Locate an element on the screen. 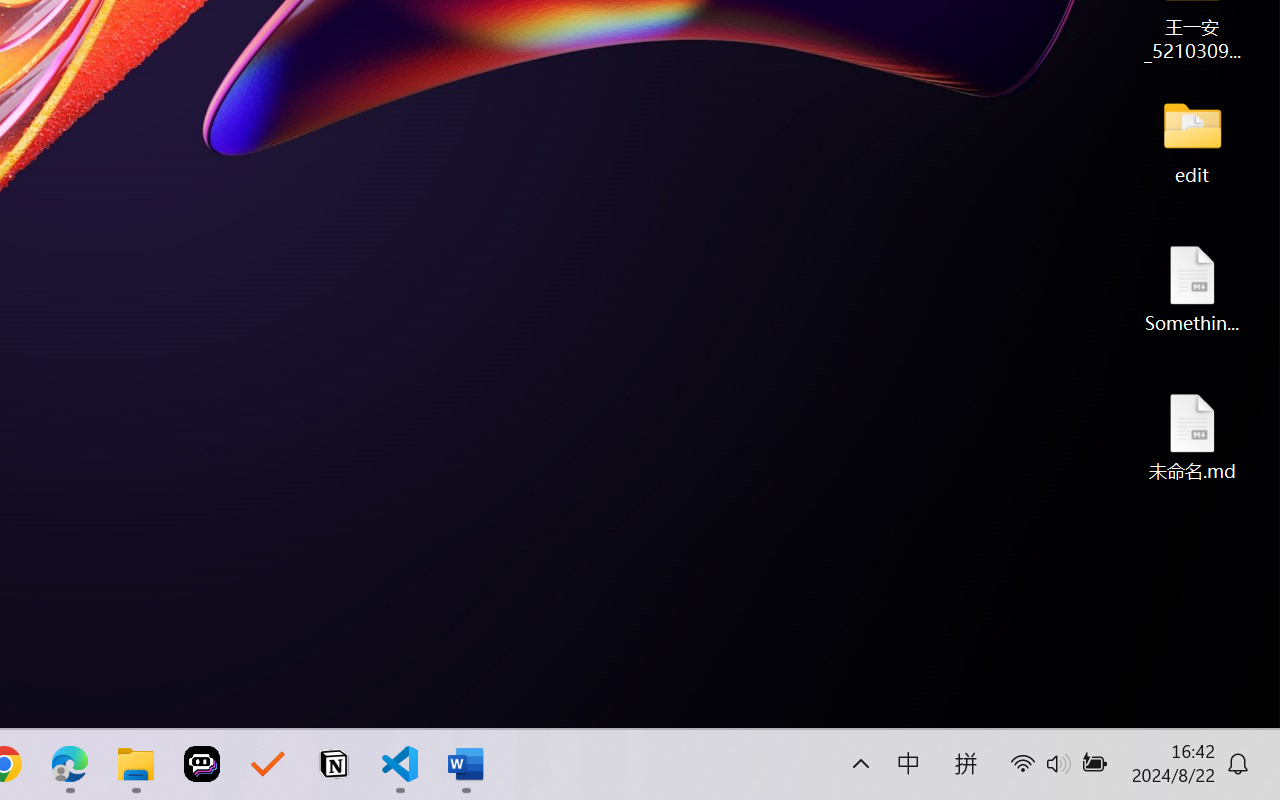 This screenshot has width=1280, height=800. 'Something.md' is located at coordinates (1192, 288).